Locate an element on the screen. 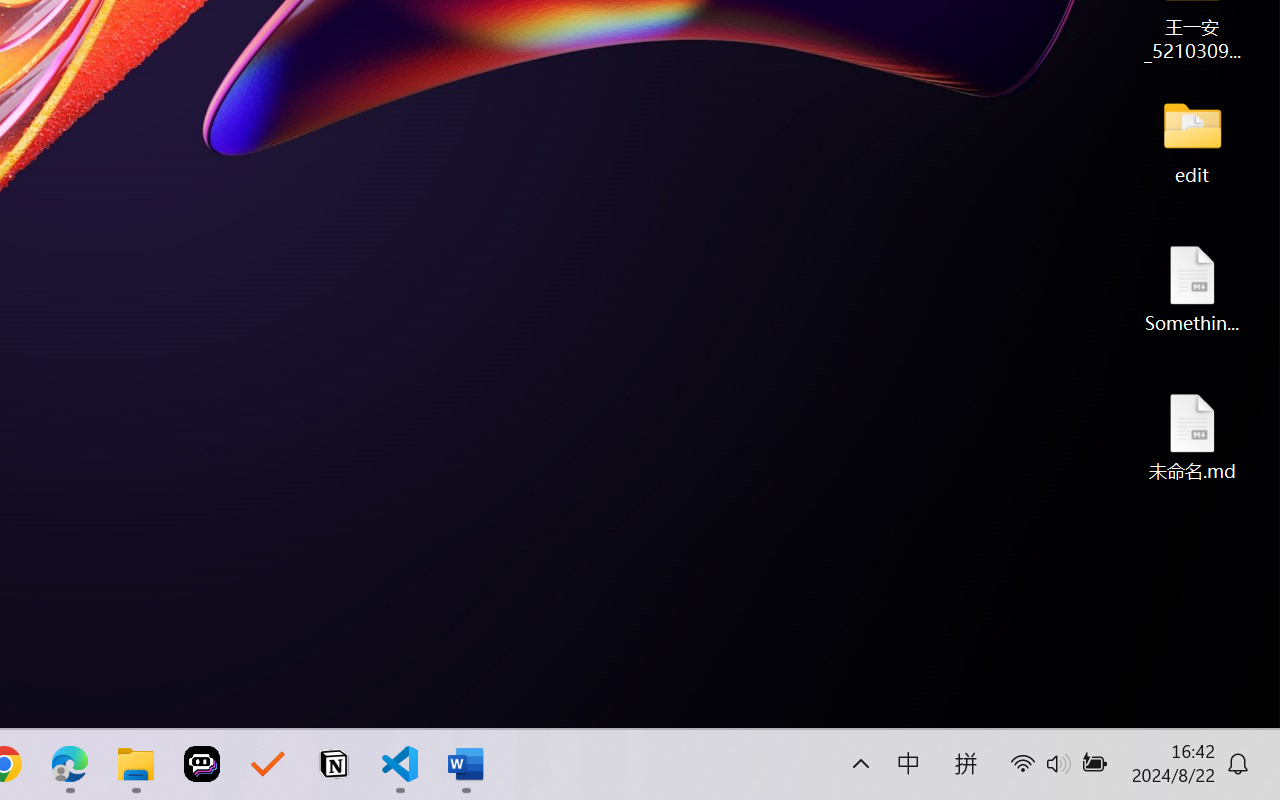 This screenshot has width=1280, height=800. 'Something.md' is located at coordinates (1192, 288).